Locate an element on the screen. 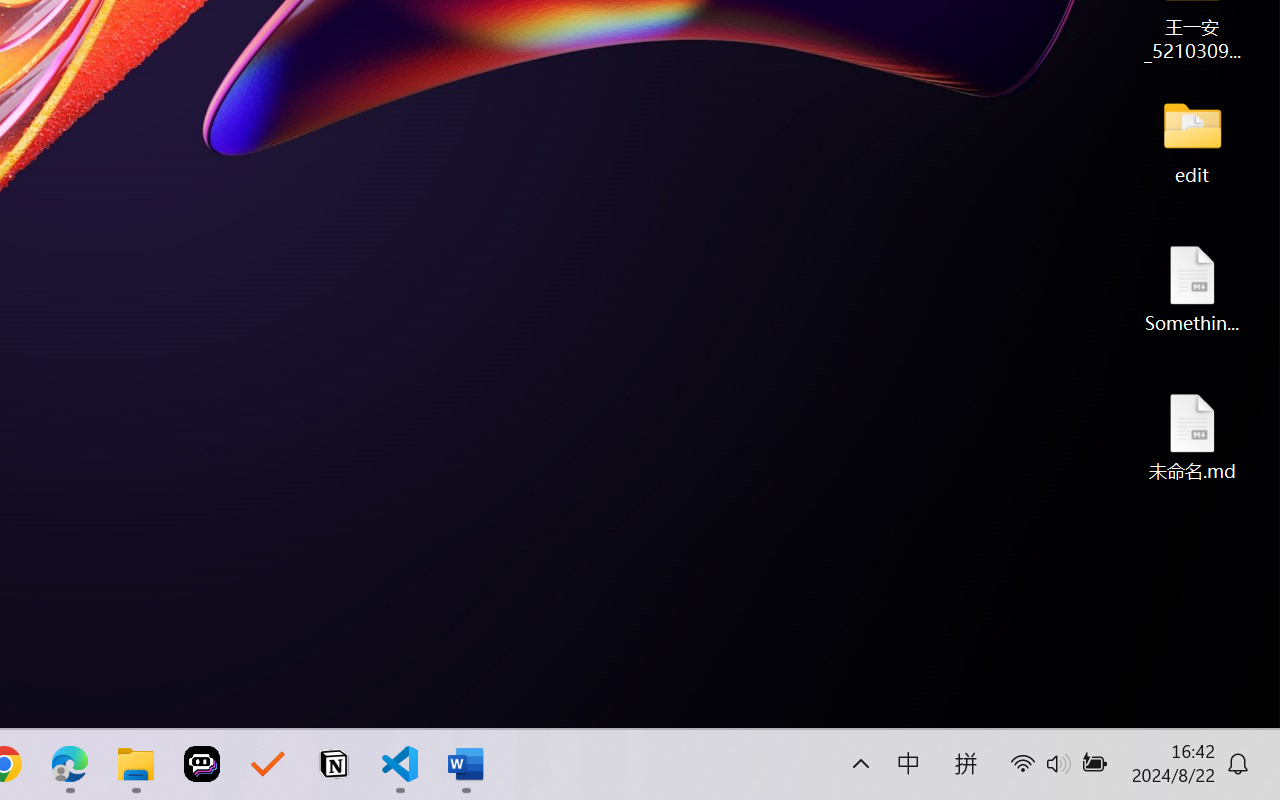 This screenshot has width=1280, height=800. 'Something.md' is located at coordinates (1192, 288).